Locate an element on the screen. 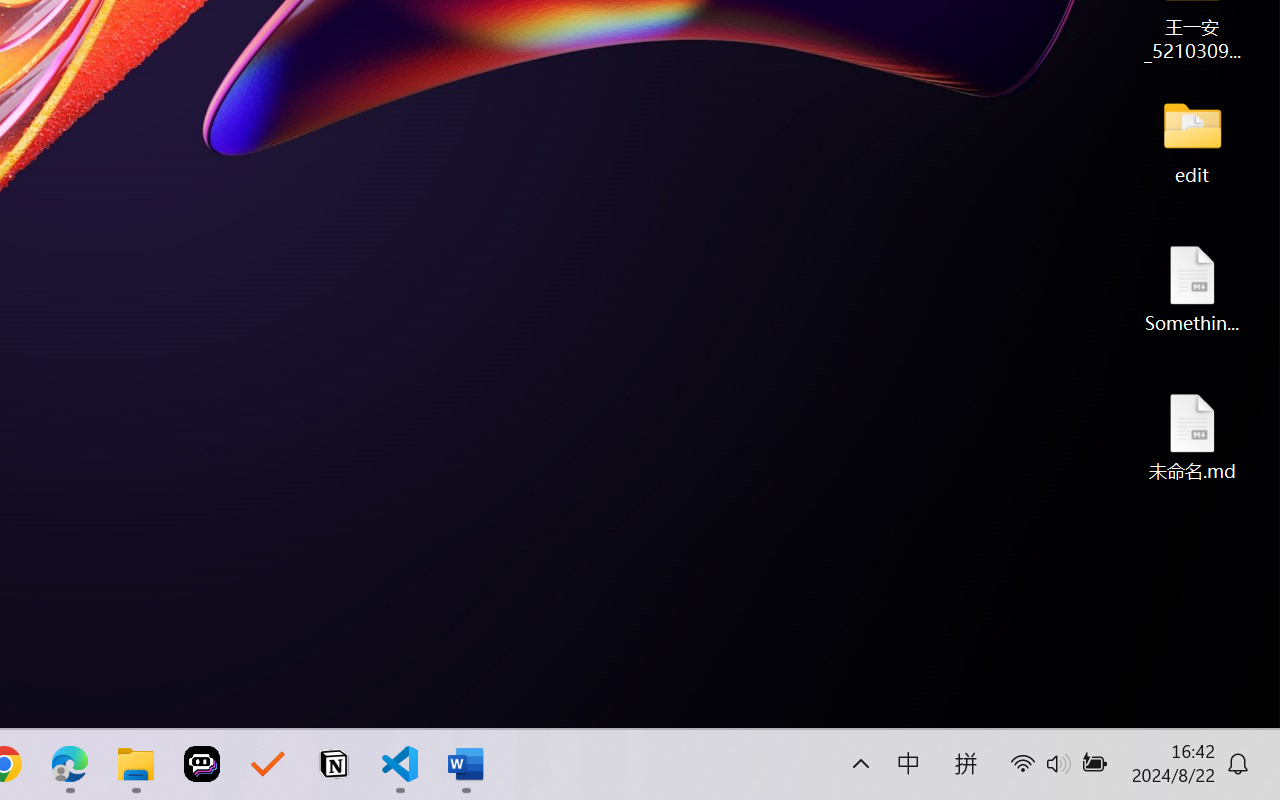 This screenshot has width=1280, height=800. 'Something.md' is located at coordinates (1192, 288).